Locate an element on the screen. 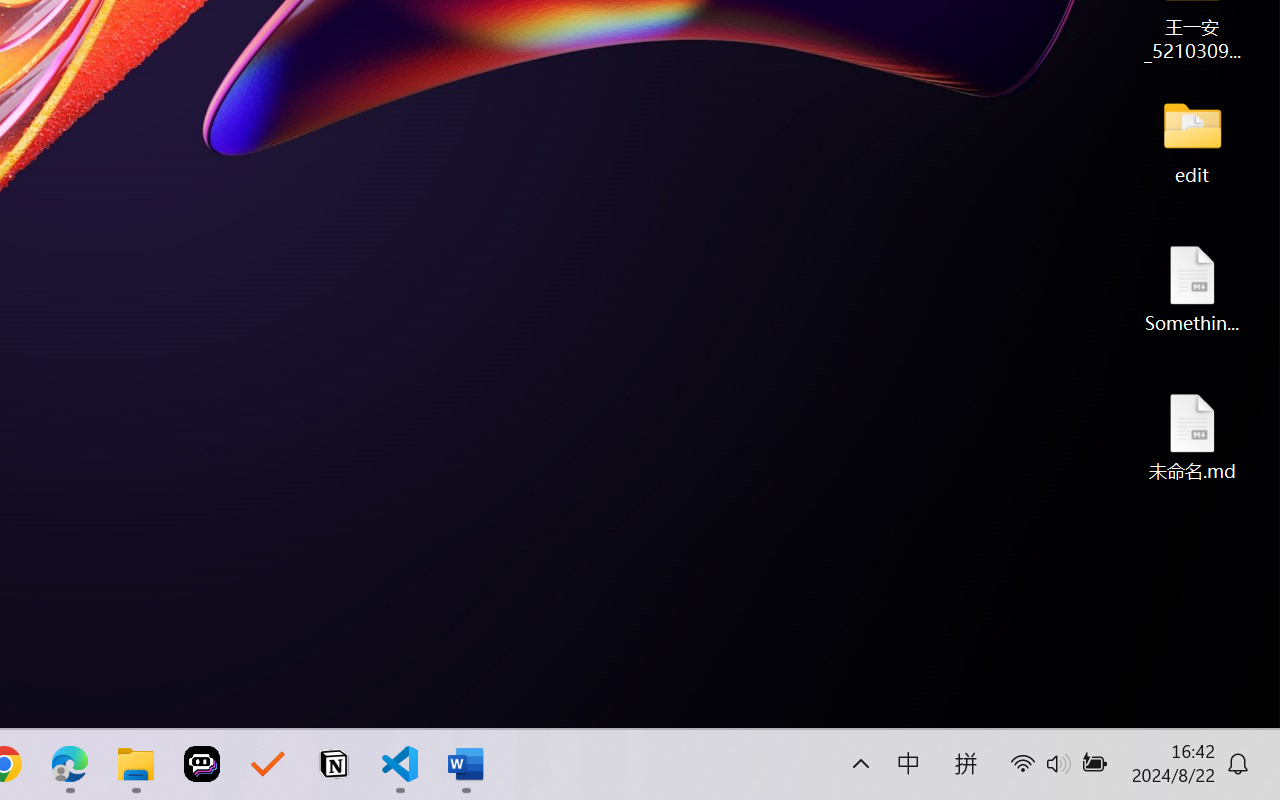 This screenshot has width=1280, height=800. 'Something.md' is located at coordinates (1192, 288).